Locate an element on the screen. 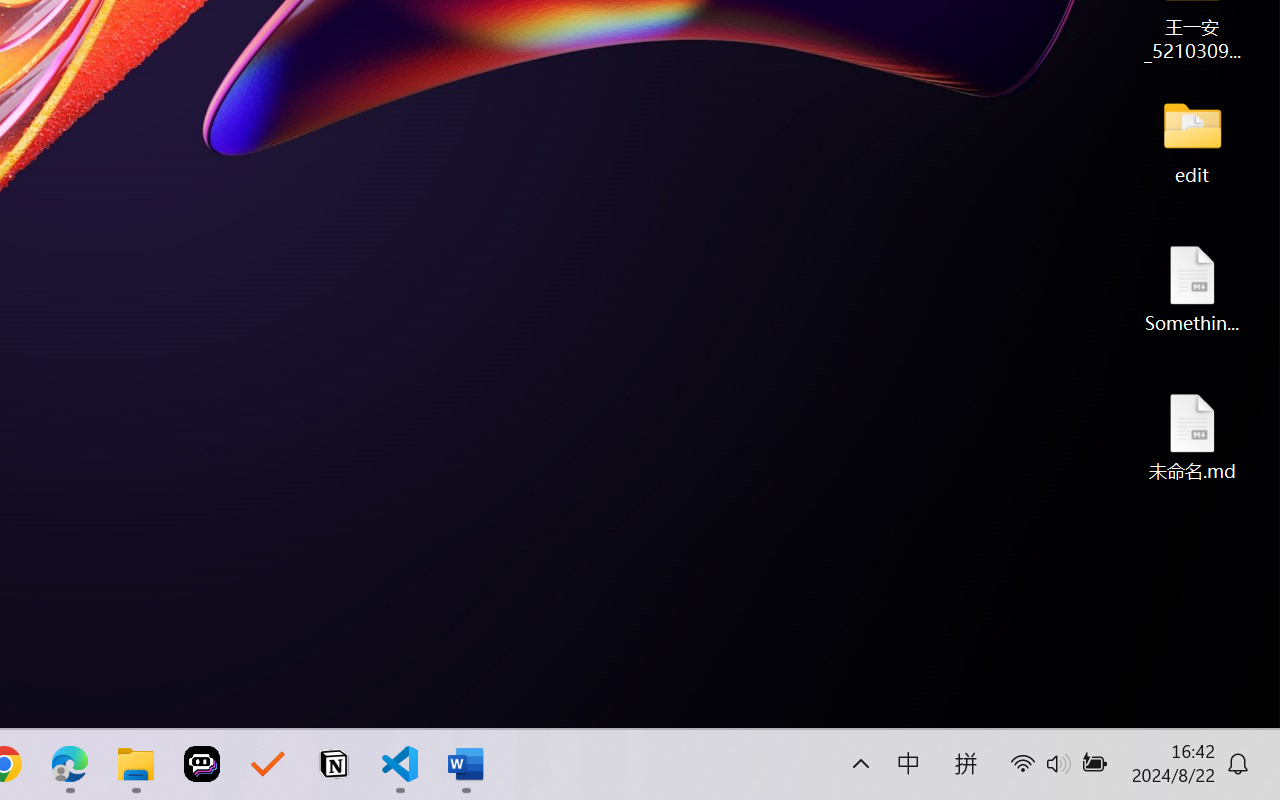 This screenshot has width=1280, height=800. 'Something.md' is located at coordinates (1192, 288).